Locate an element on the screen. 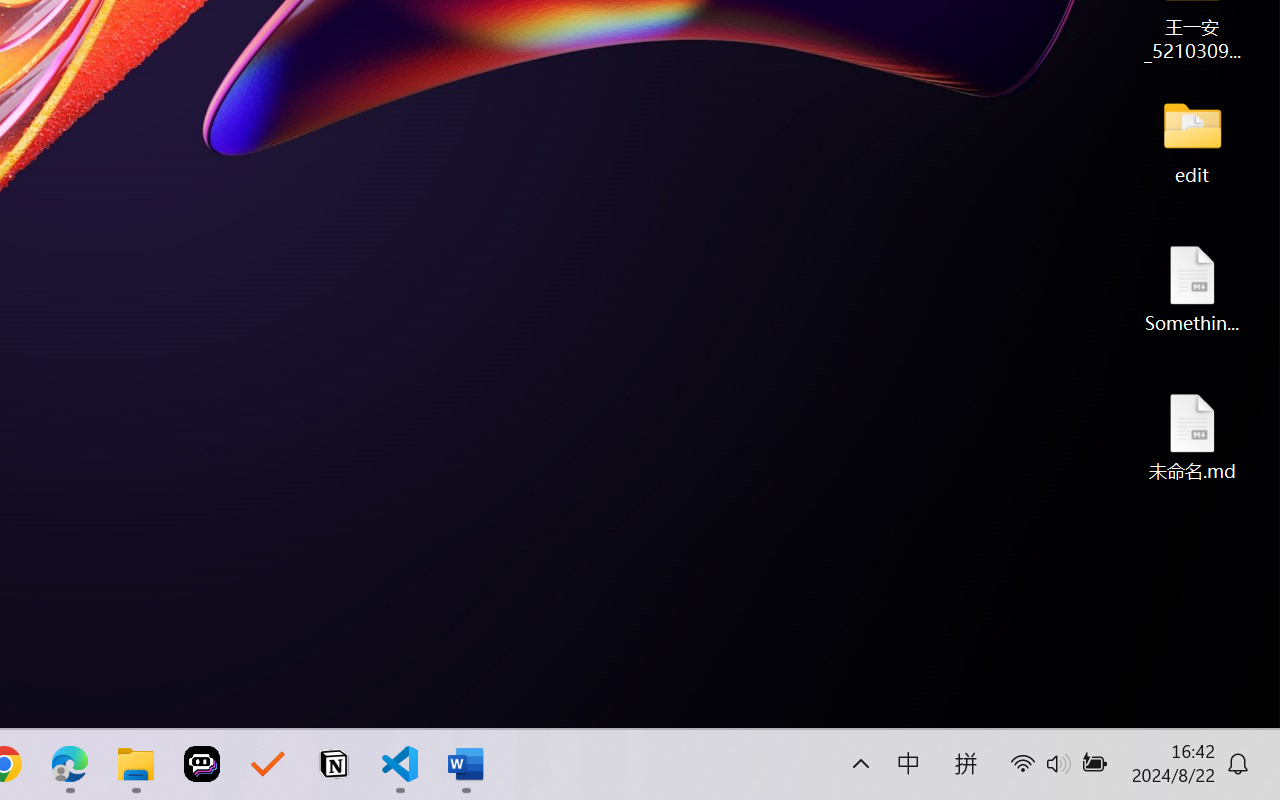 This screenshot has width=1280, height=800. 'Something.md' is located at coordinates (1192, 288).